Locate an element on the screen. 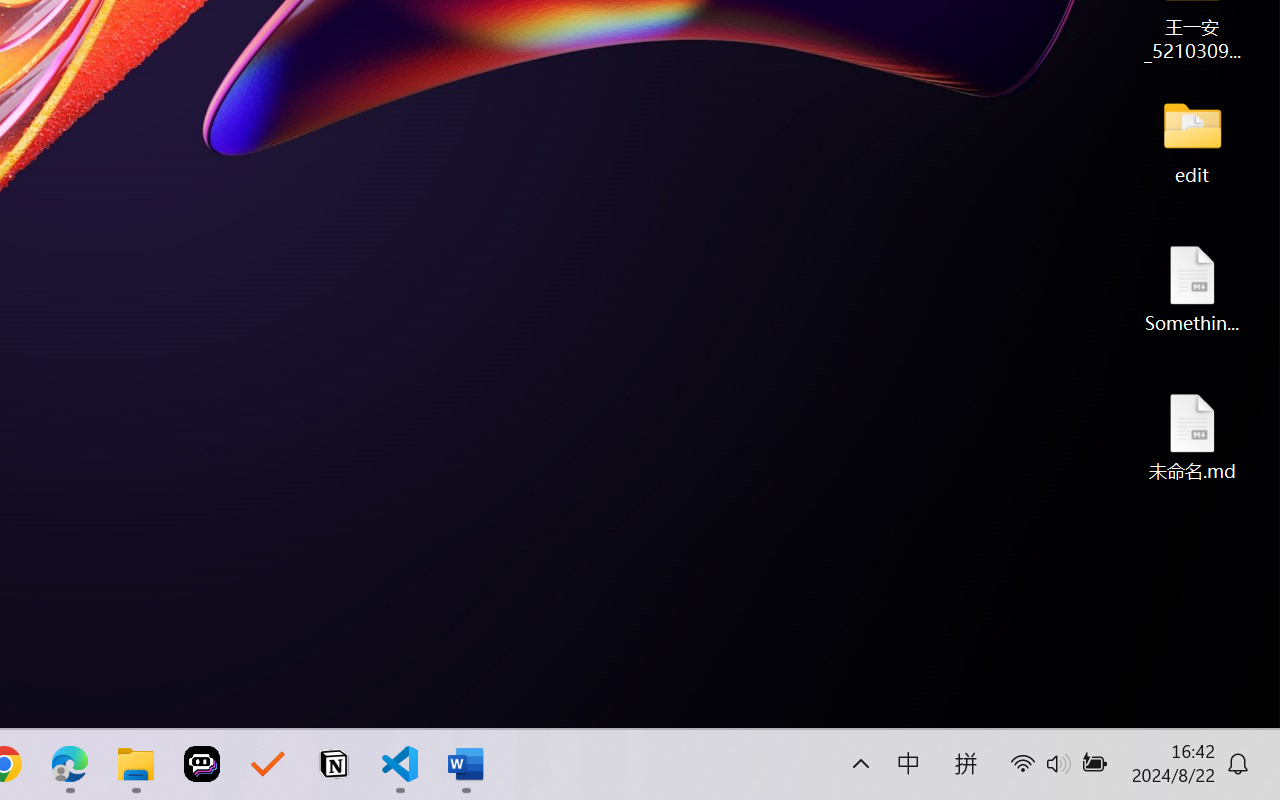 This screenshot has width=1280, height=800. 'Something.md' is located at coordinates (1192, 288).